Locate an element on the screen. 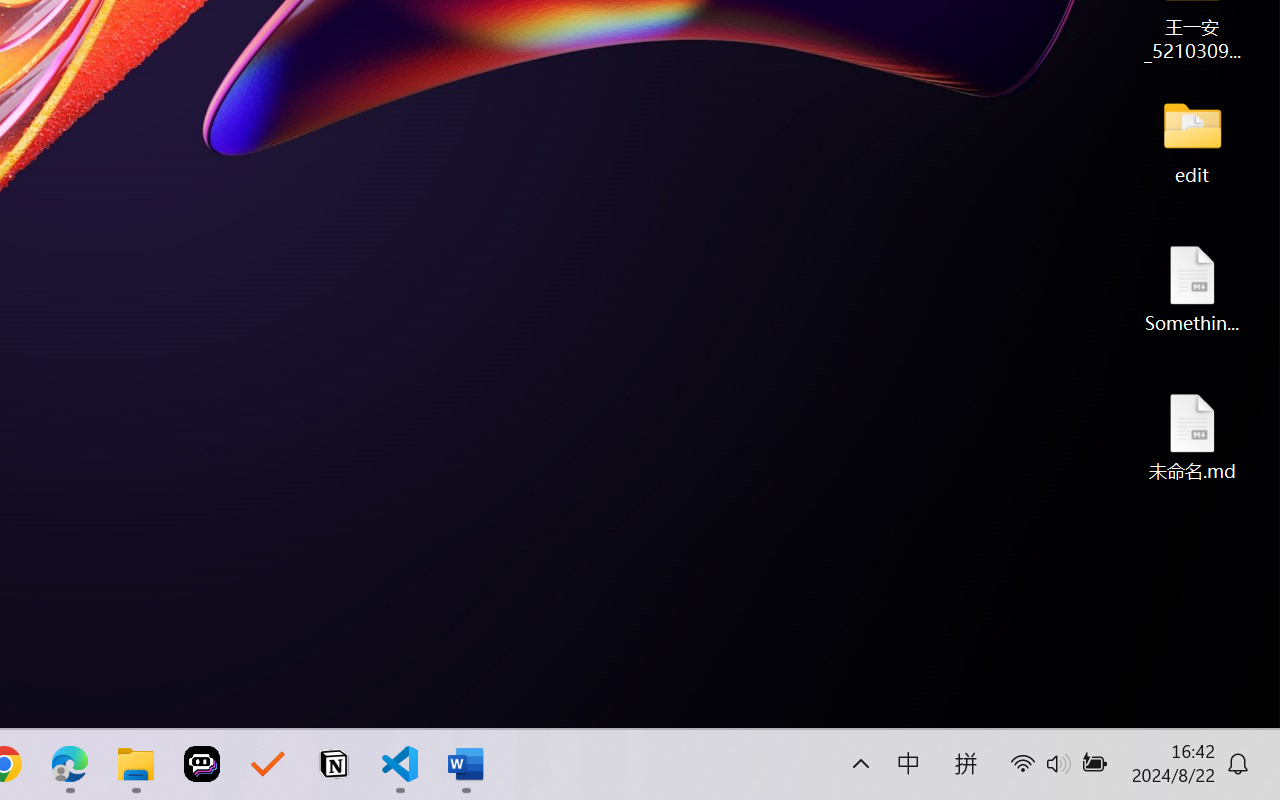 This screenshot has width=1280, height=800. 'Something.md' is located at coordinates (1192, 288).